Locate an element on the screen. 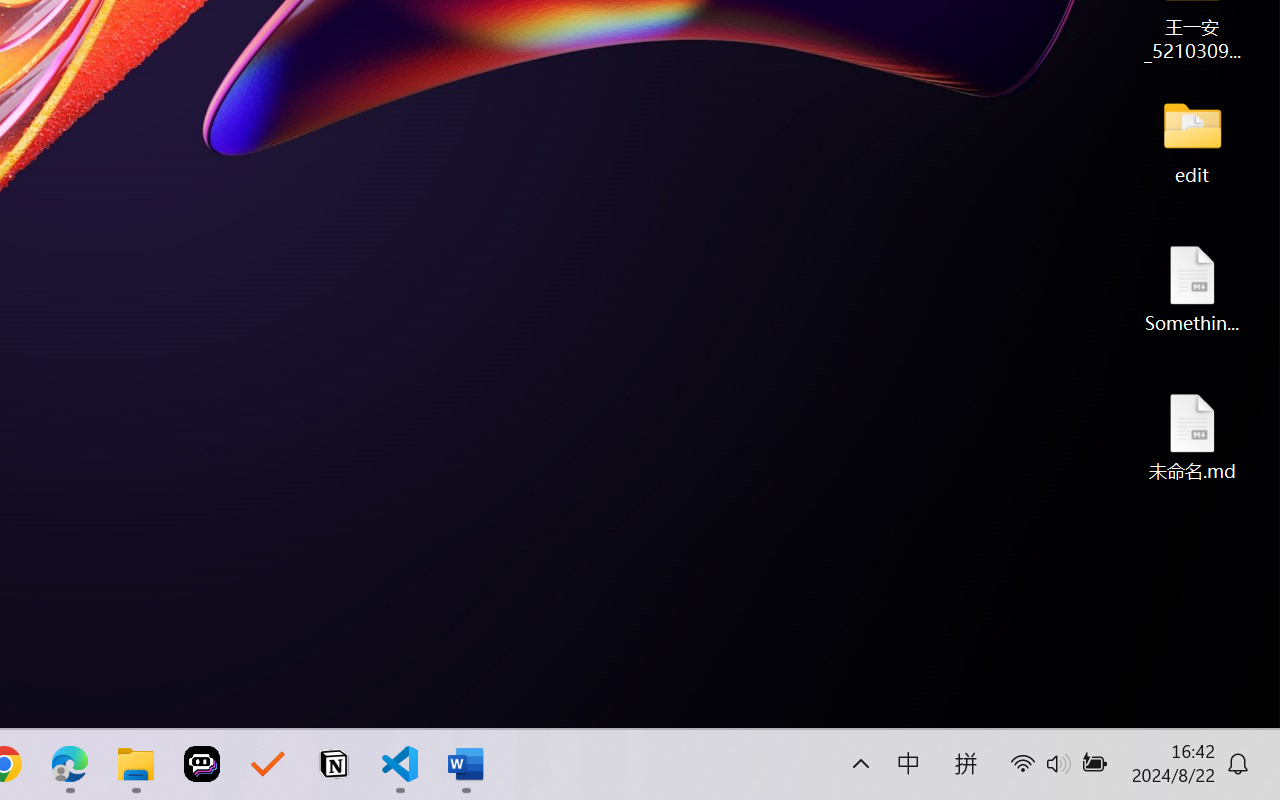 This screenshot has width=1280, height=800. 'Something.md' is located at coordinates (1192, 288).